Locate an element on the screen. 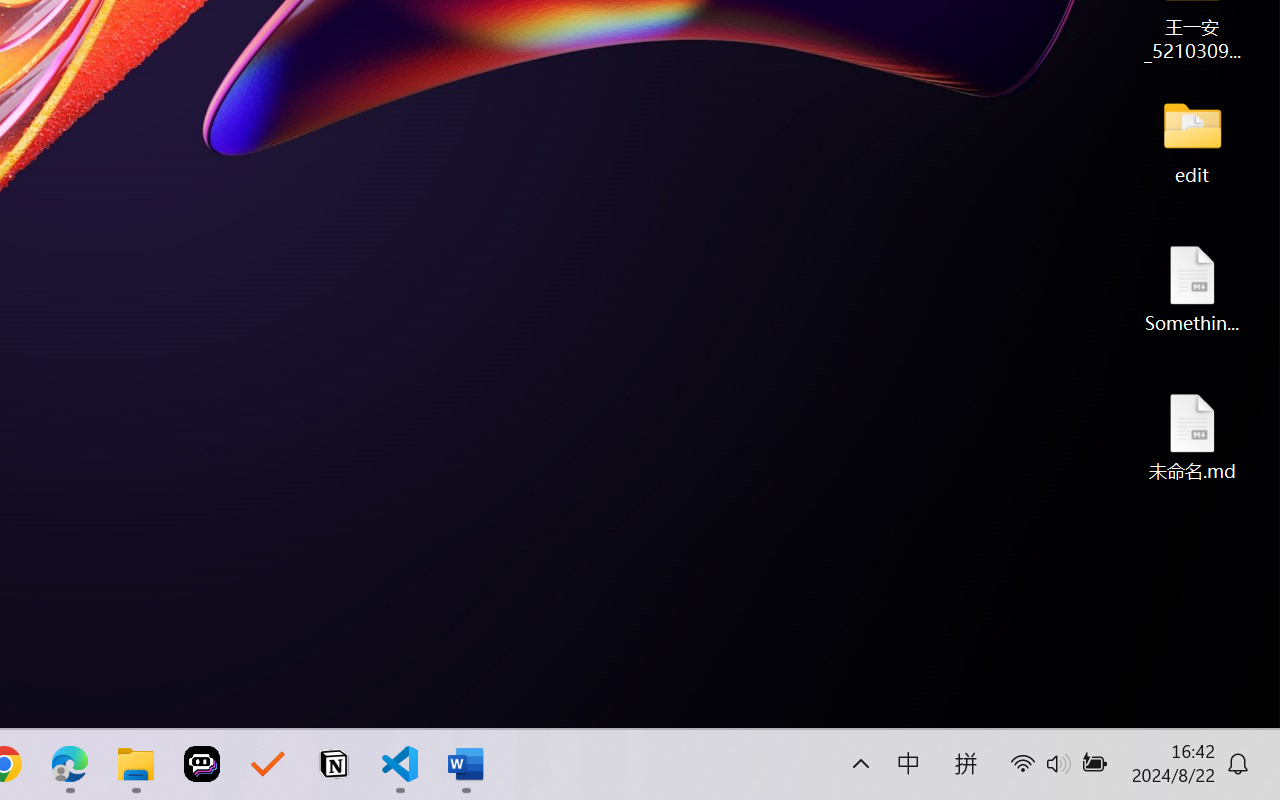 This screenshot has width=1280, height=800. 'Something.md' is located at coordinates (1192, 288).